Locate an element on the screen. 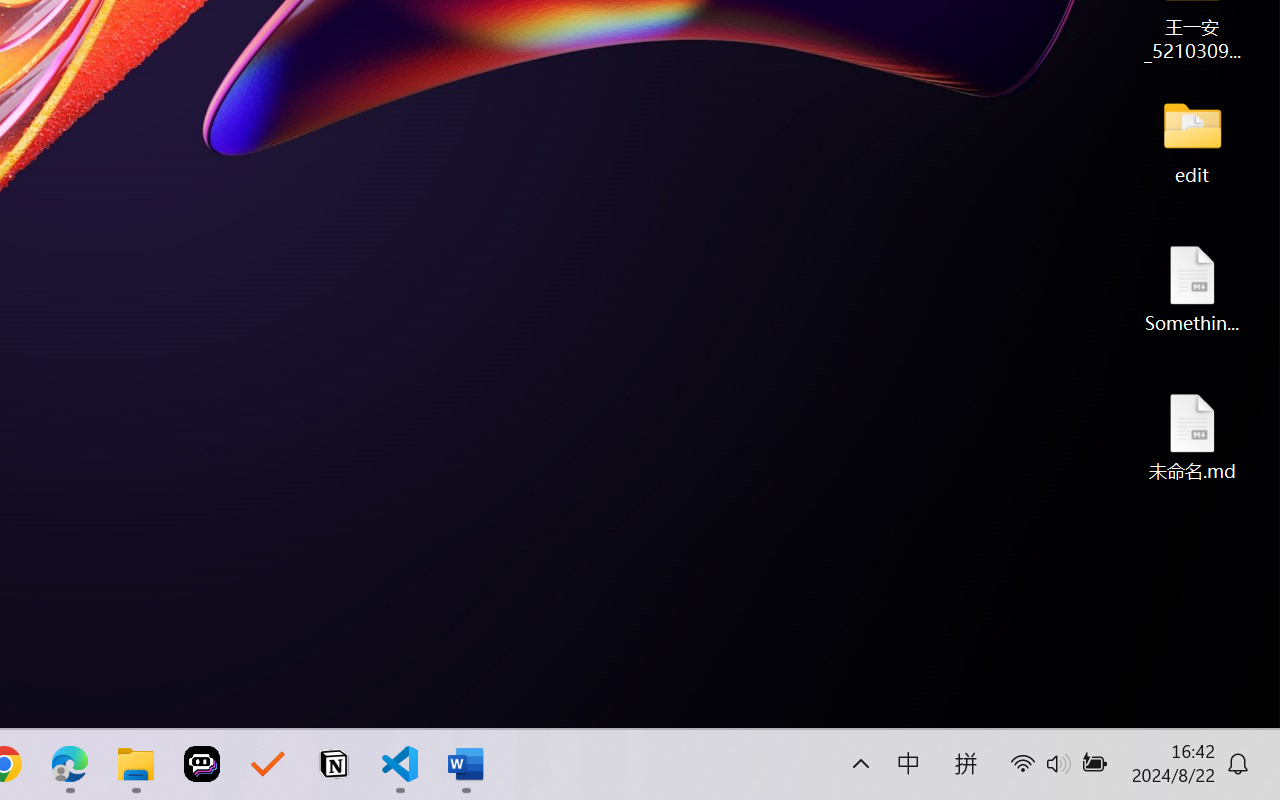 This screenshot has width=1280, height=800. 'Something.md' is located at coordinates (1192, 288).